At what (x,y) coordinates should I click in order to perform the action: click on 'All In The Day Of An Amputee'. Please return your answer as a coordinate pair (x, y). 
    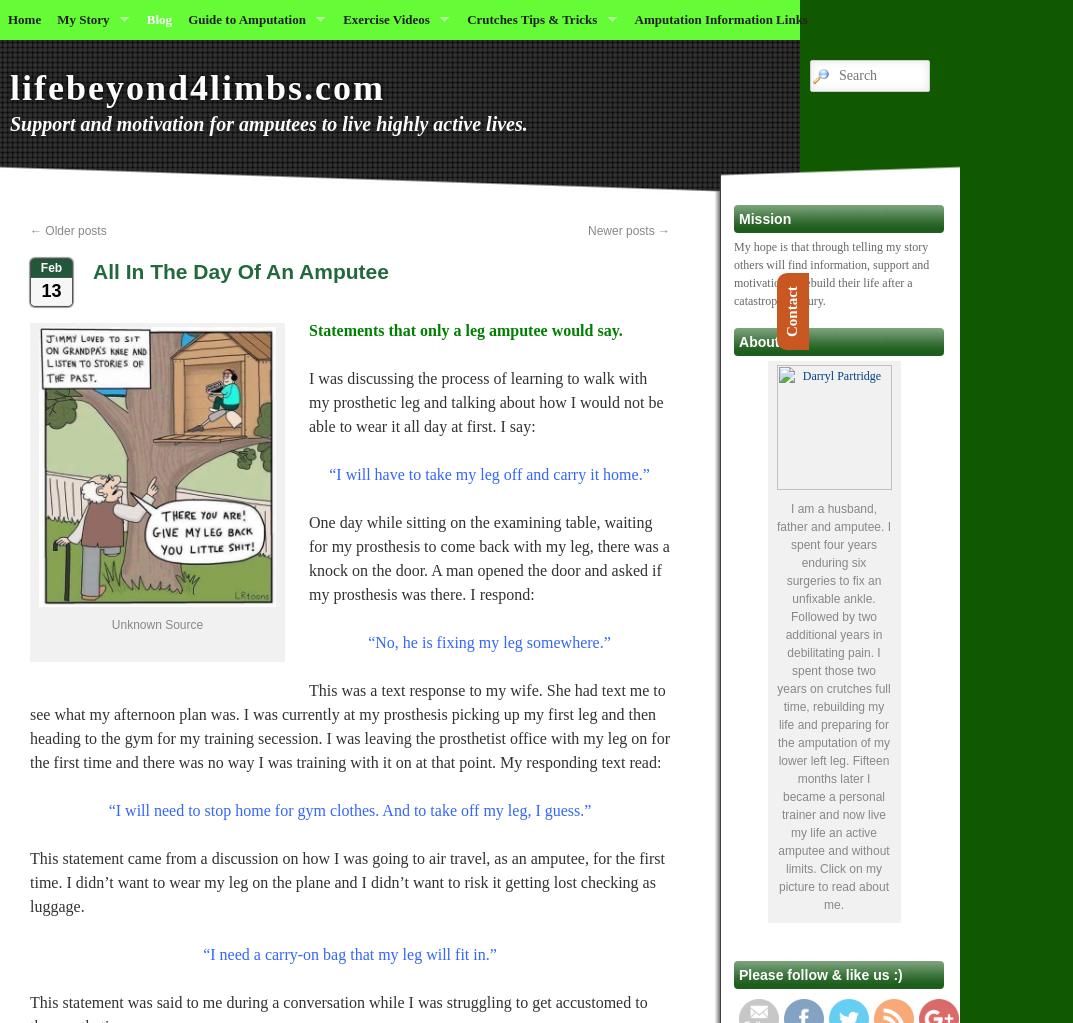
    Looking at the image, I should click on (239, 271).